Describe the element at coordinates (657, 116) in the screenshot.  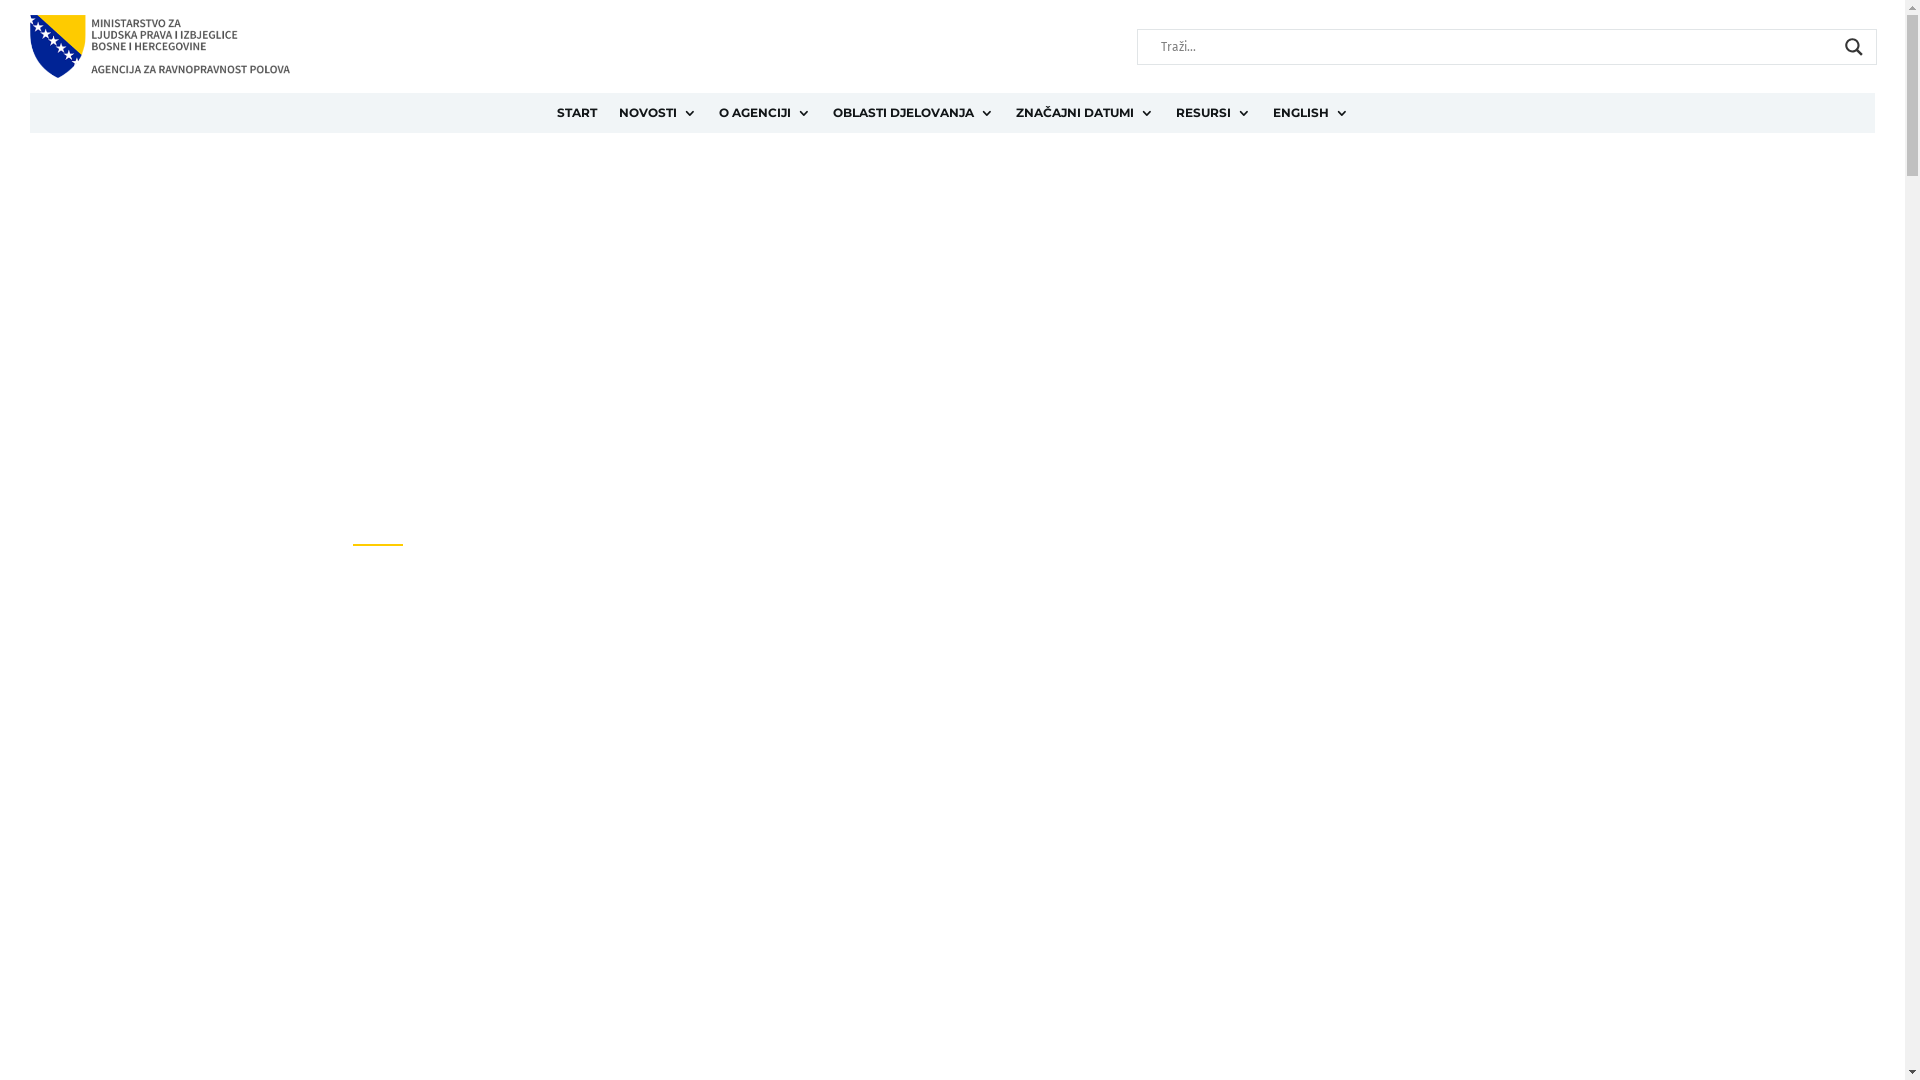
I see `'NOVOSTI'` at that location.